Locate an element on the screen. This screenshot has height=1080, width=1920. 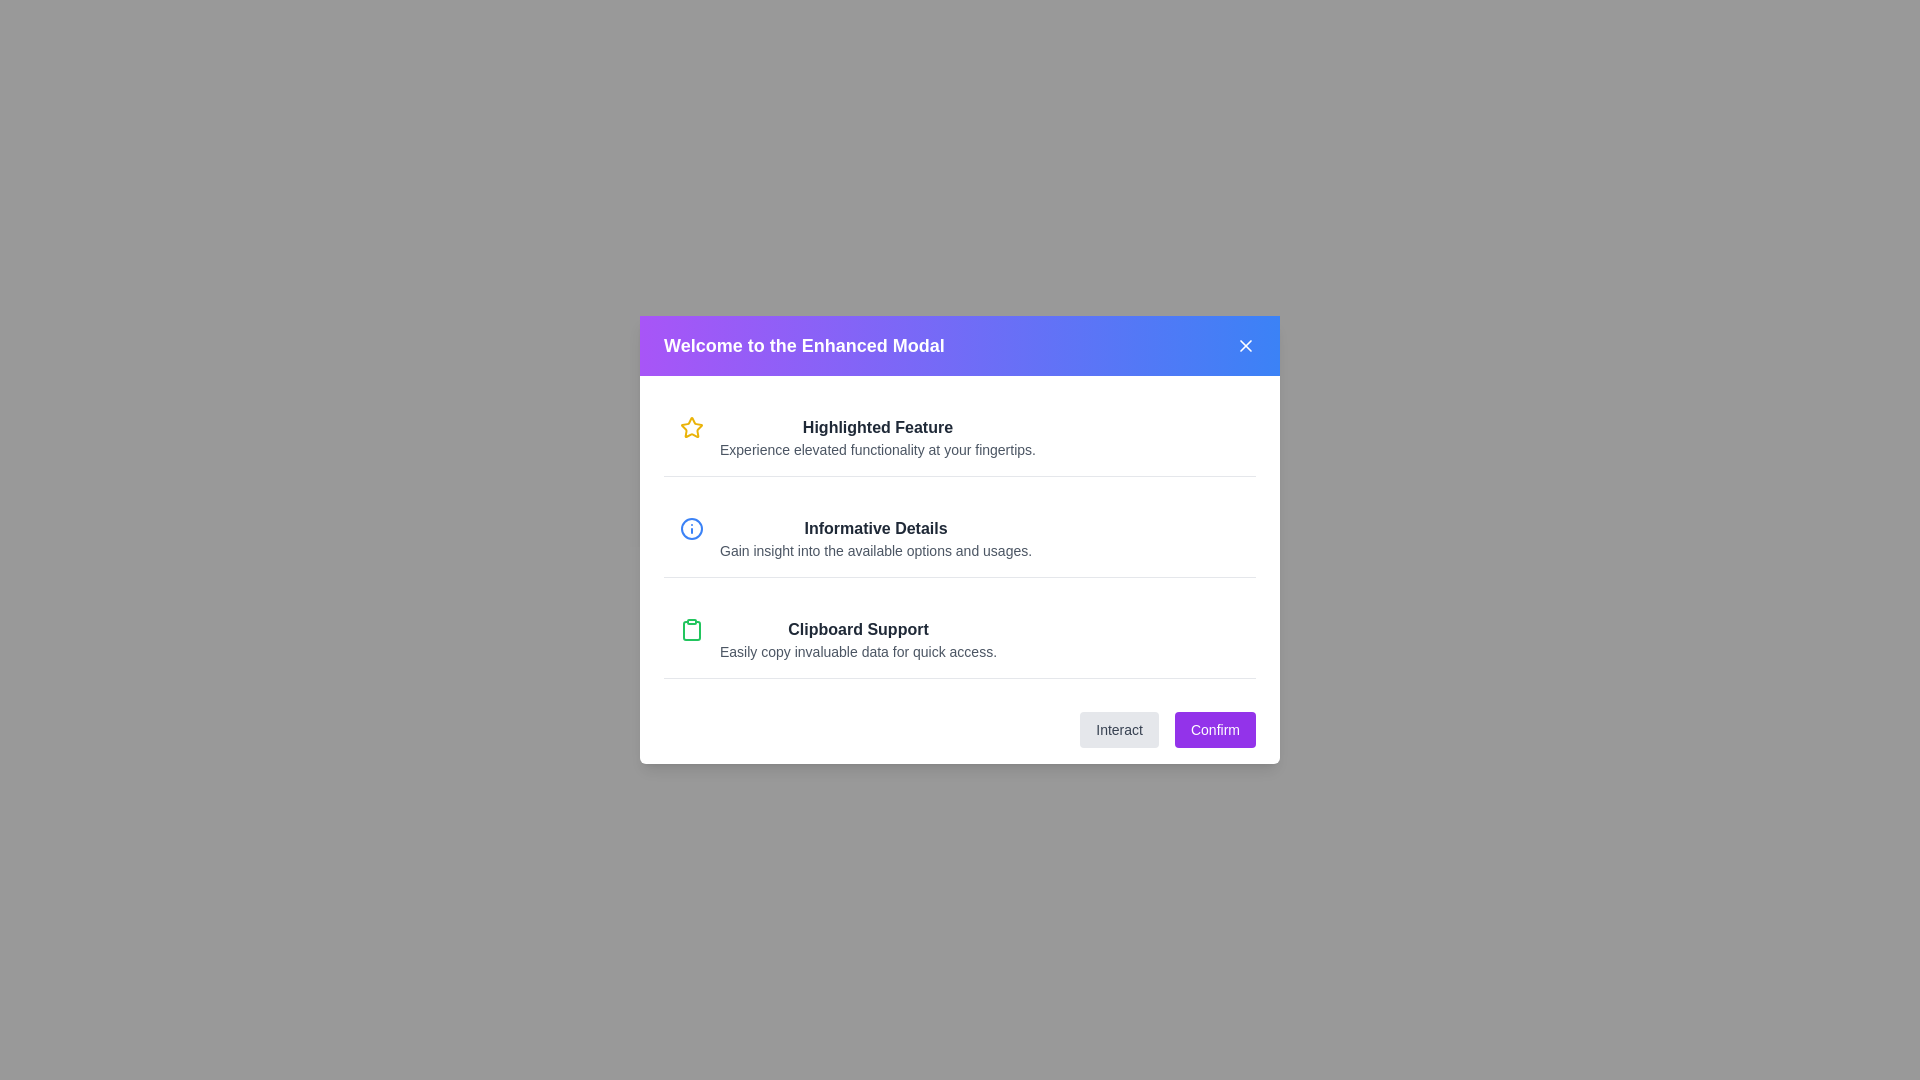
the Informational text block featuring the title 'Highlighted Feature' and the description 'Experience elevated functionality at your fingertips.' is located at coordinates (878, 437).